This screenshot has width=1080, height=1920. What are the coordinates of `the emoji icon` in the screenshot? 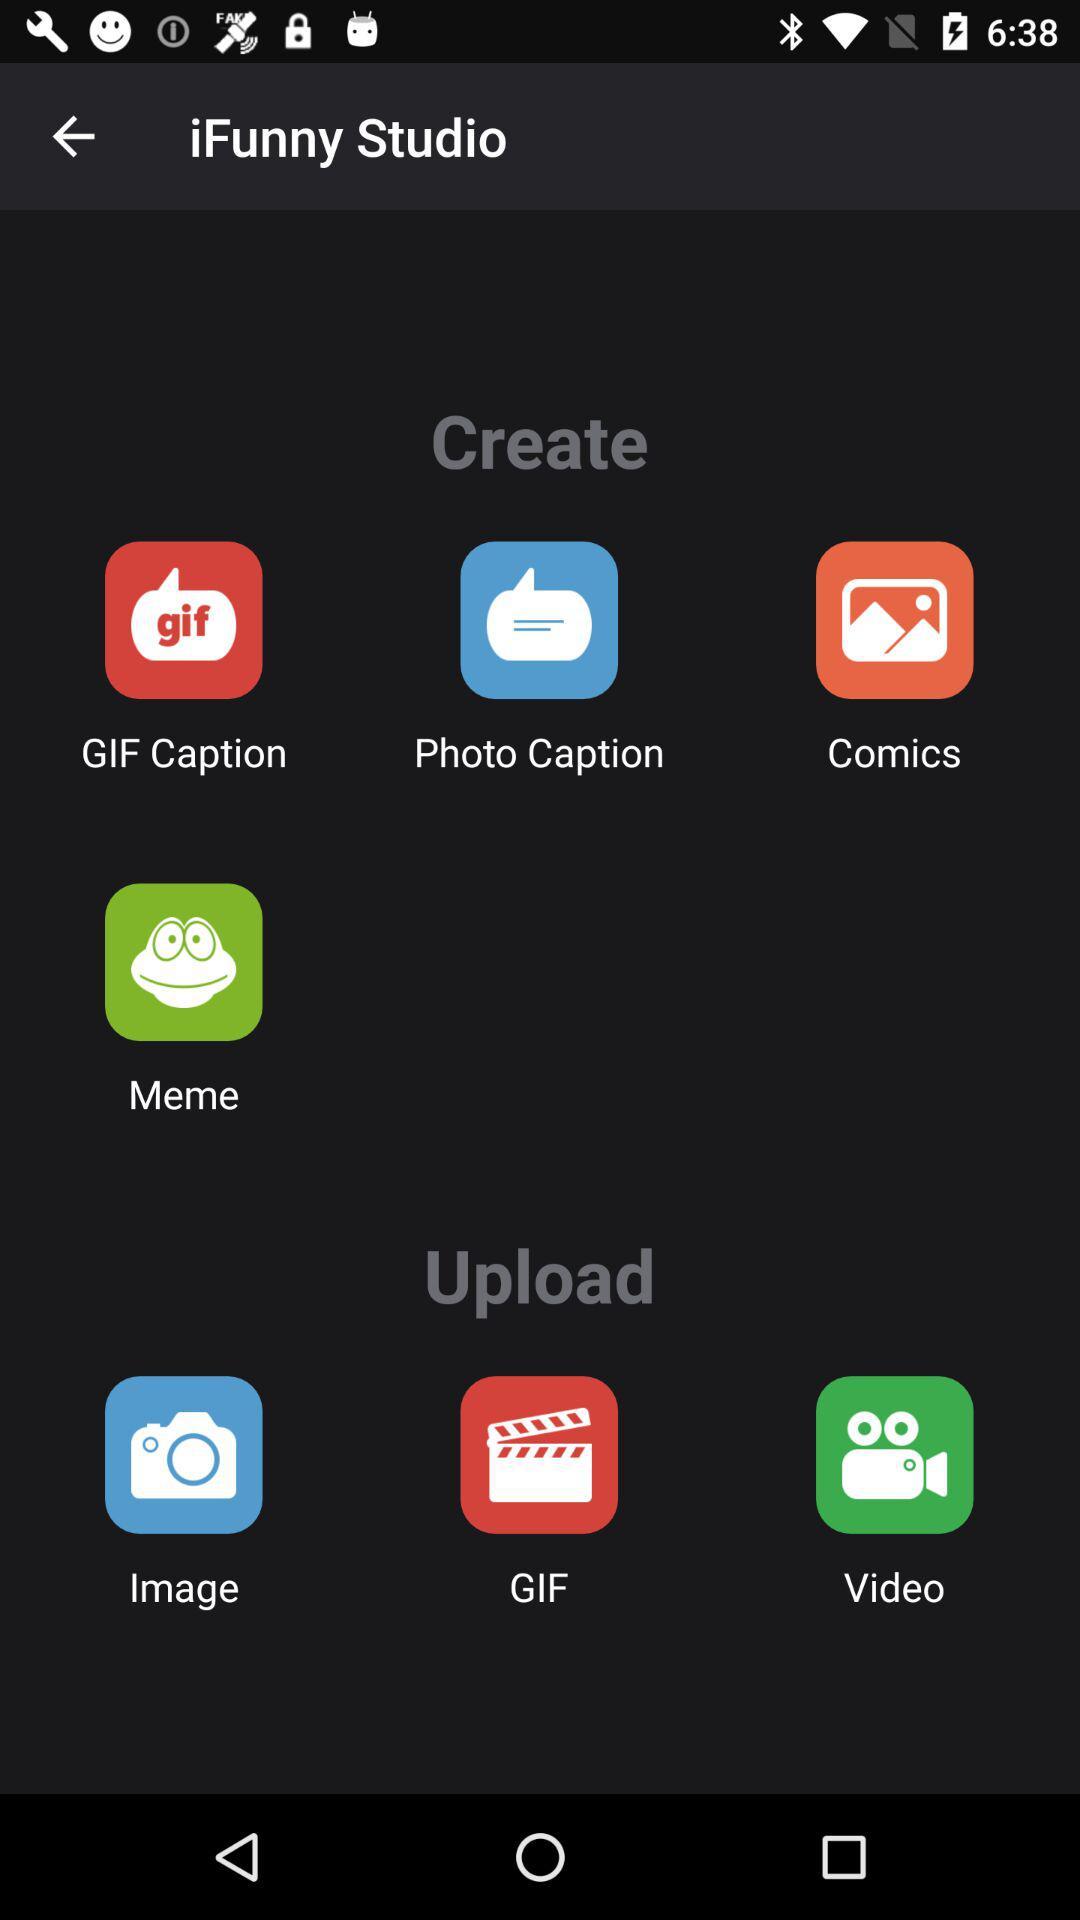 It's located at (183, 962).